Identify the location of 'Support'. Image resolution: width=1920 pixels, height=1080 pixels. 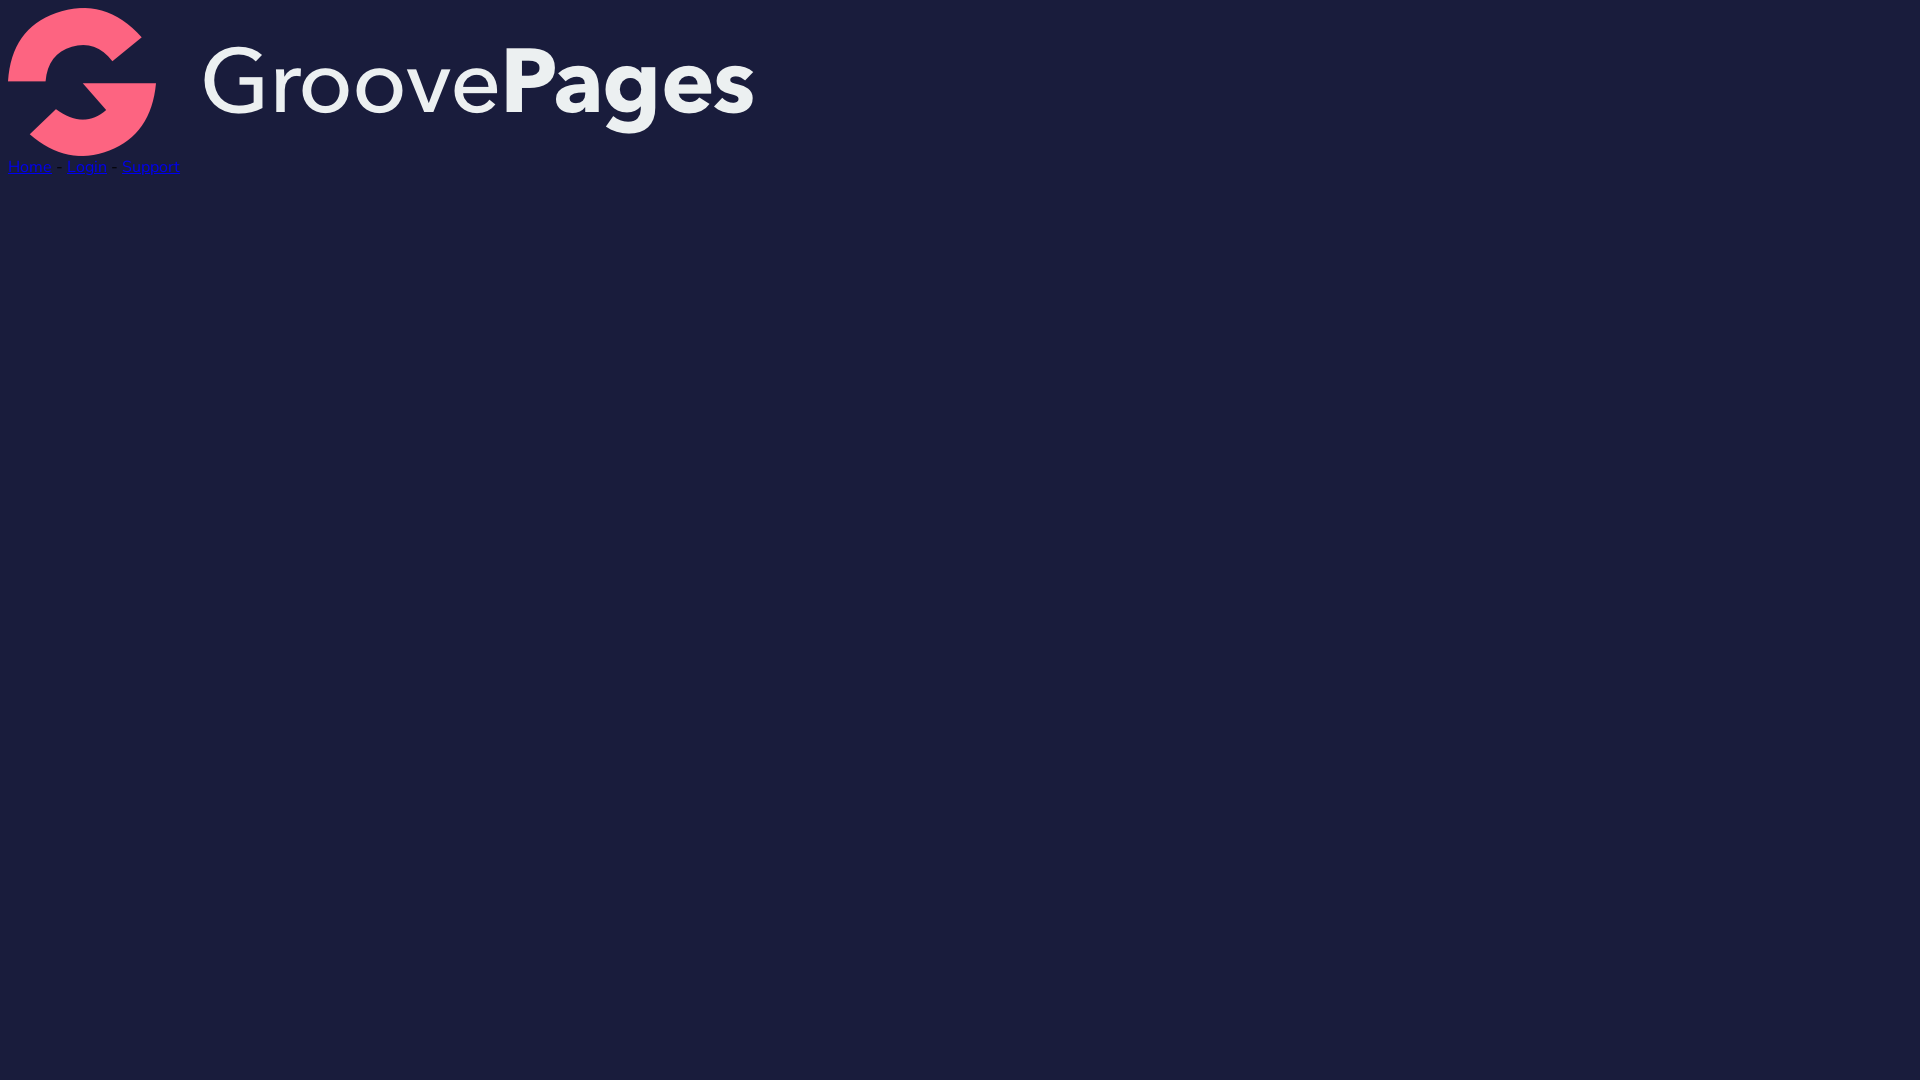
(149, 165).